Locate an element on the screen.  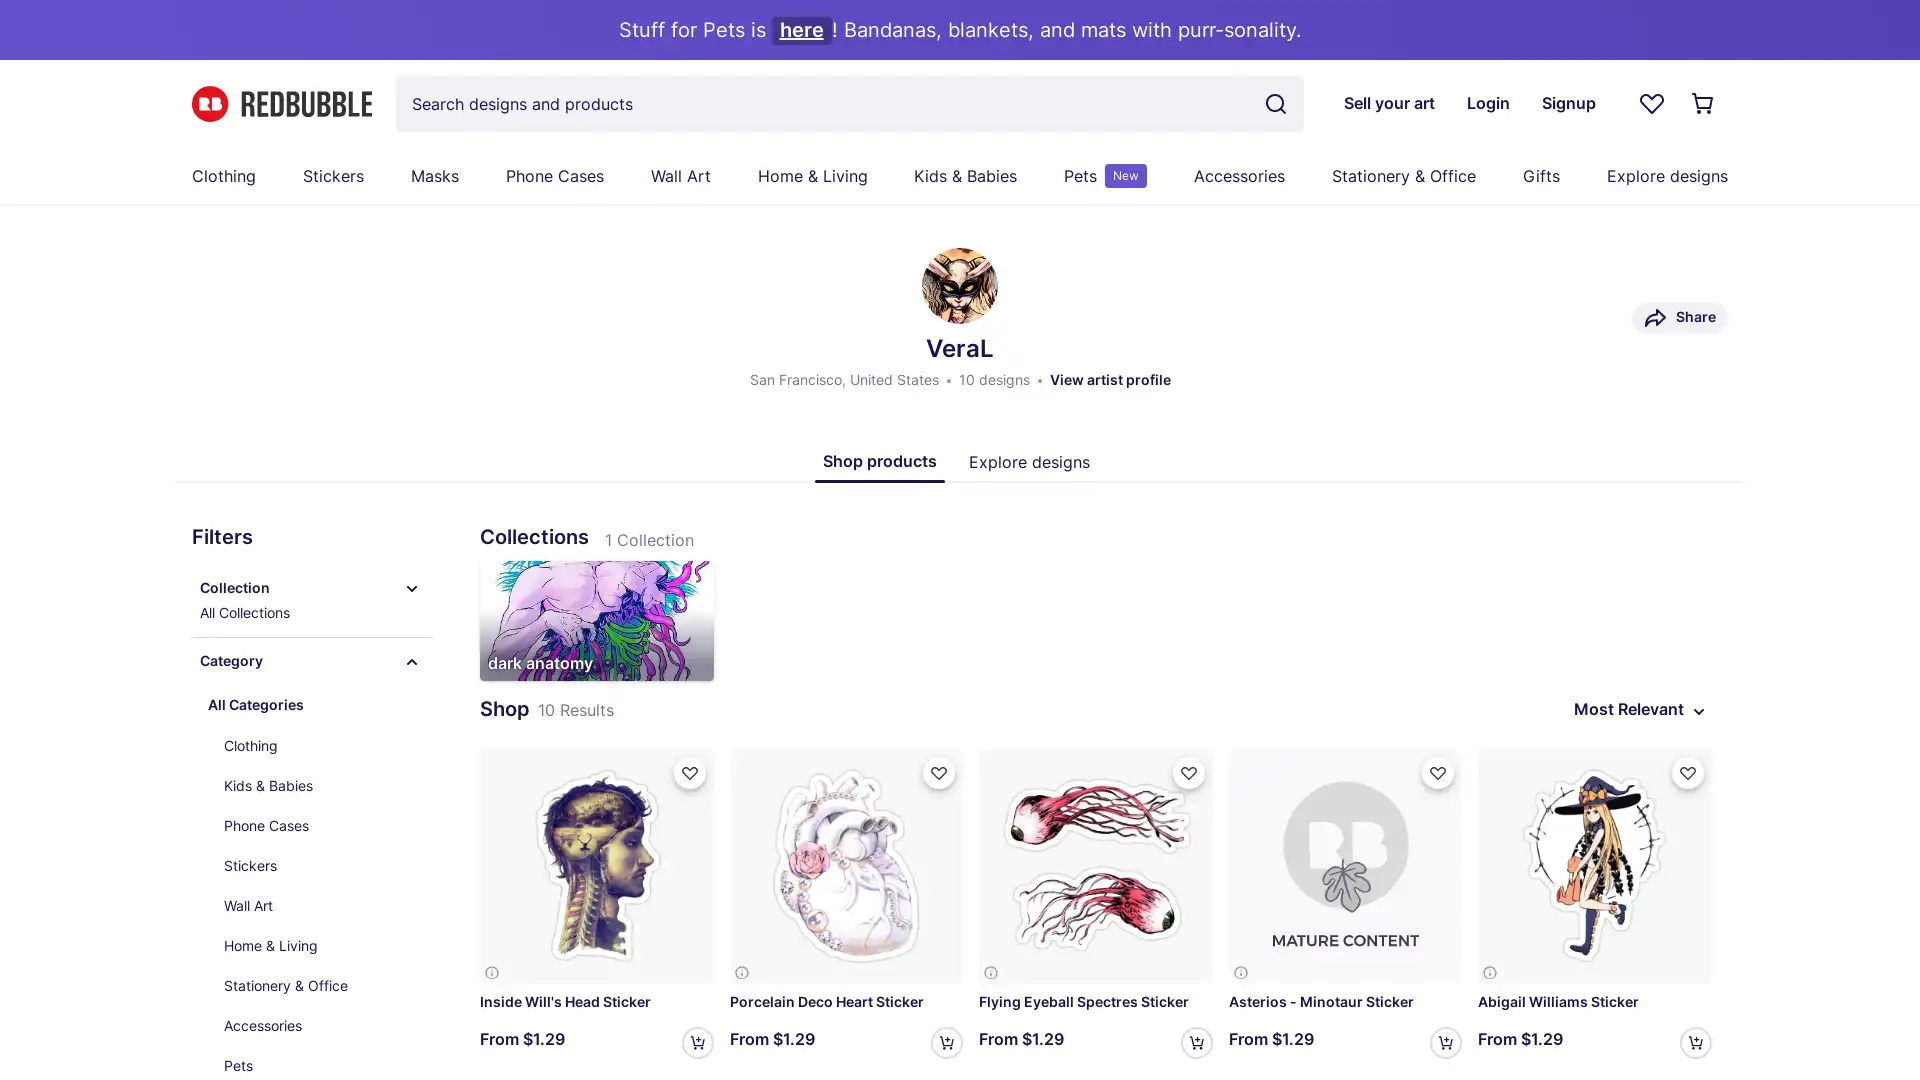
Home & Living is located at coordinates (320, 945).